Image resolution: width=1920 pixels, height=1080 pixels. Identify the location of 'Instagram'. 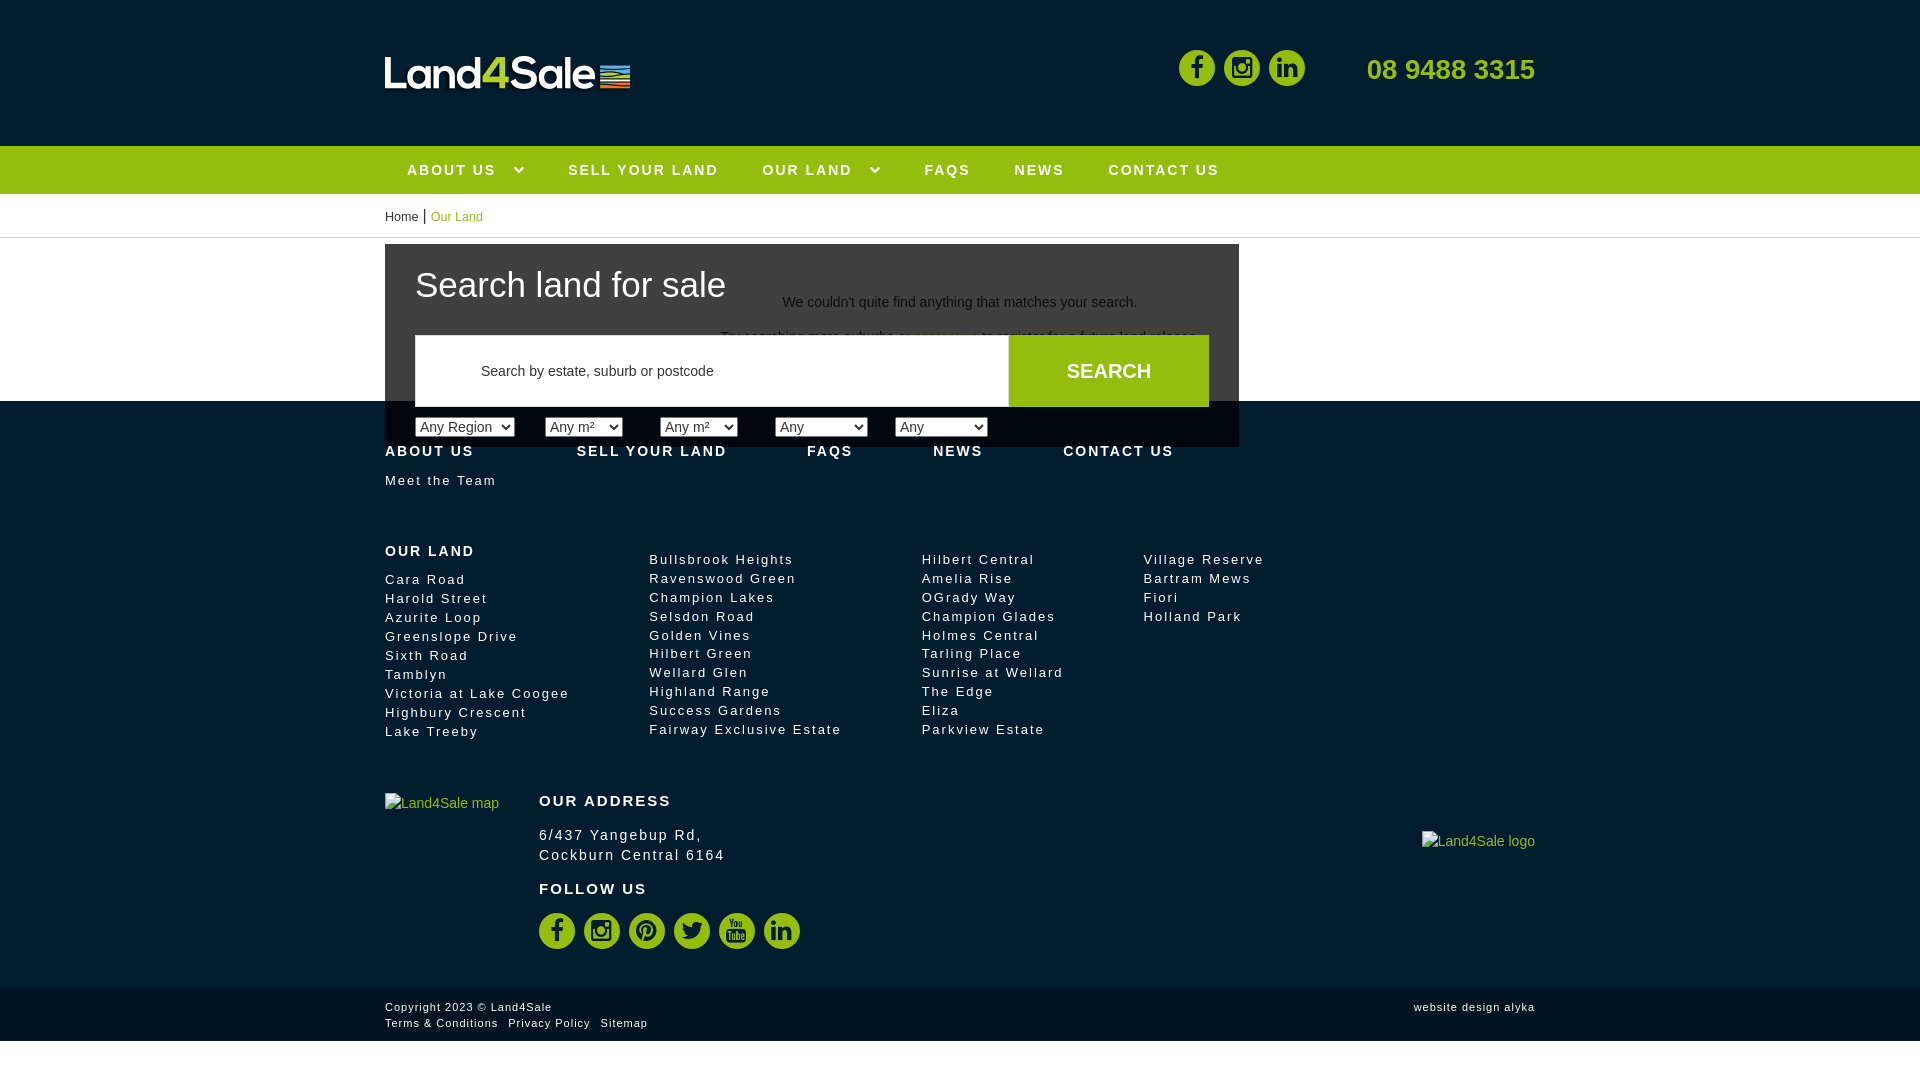
(600, 929).